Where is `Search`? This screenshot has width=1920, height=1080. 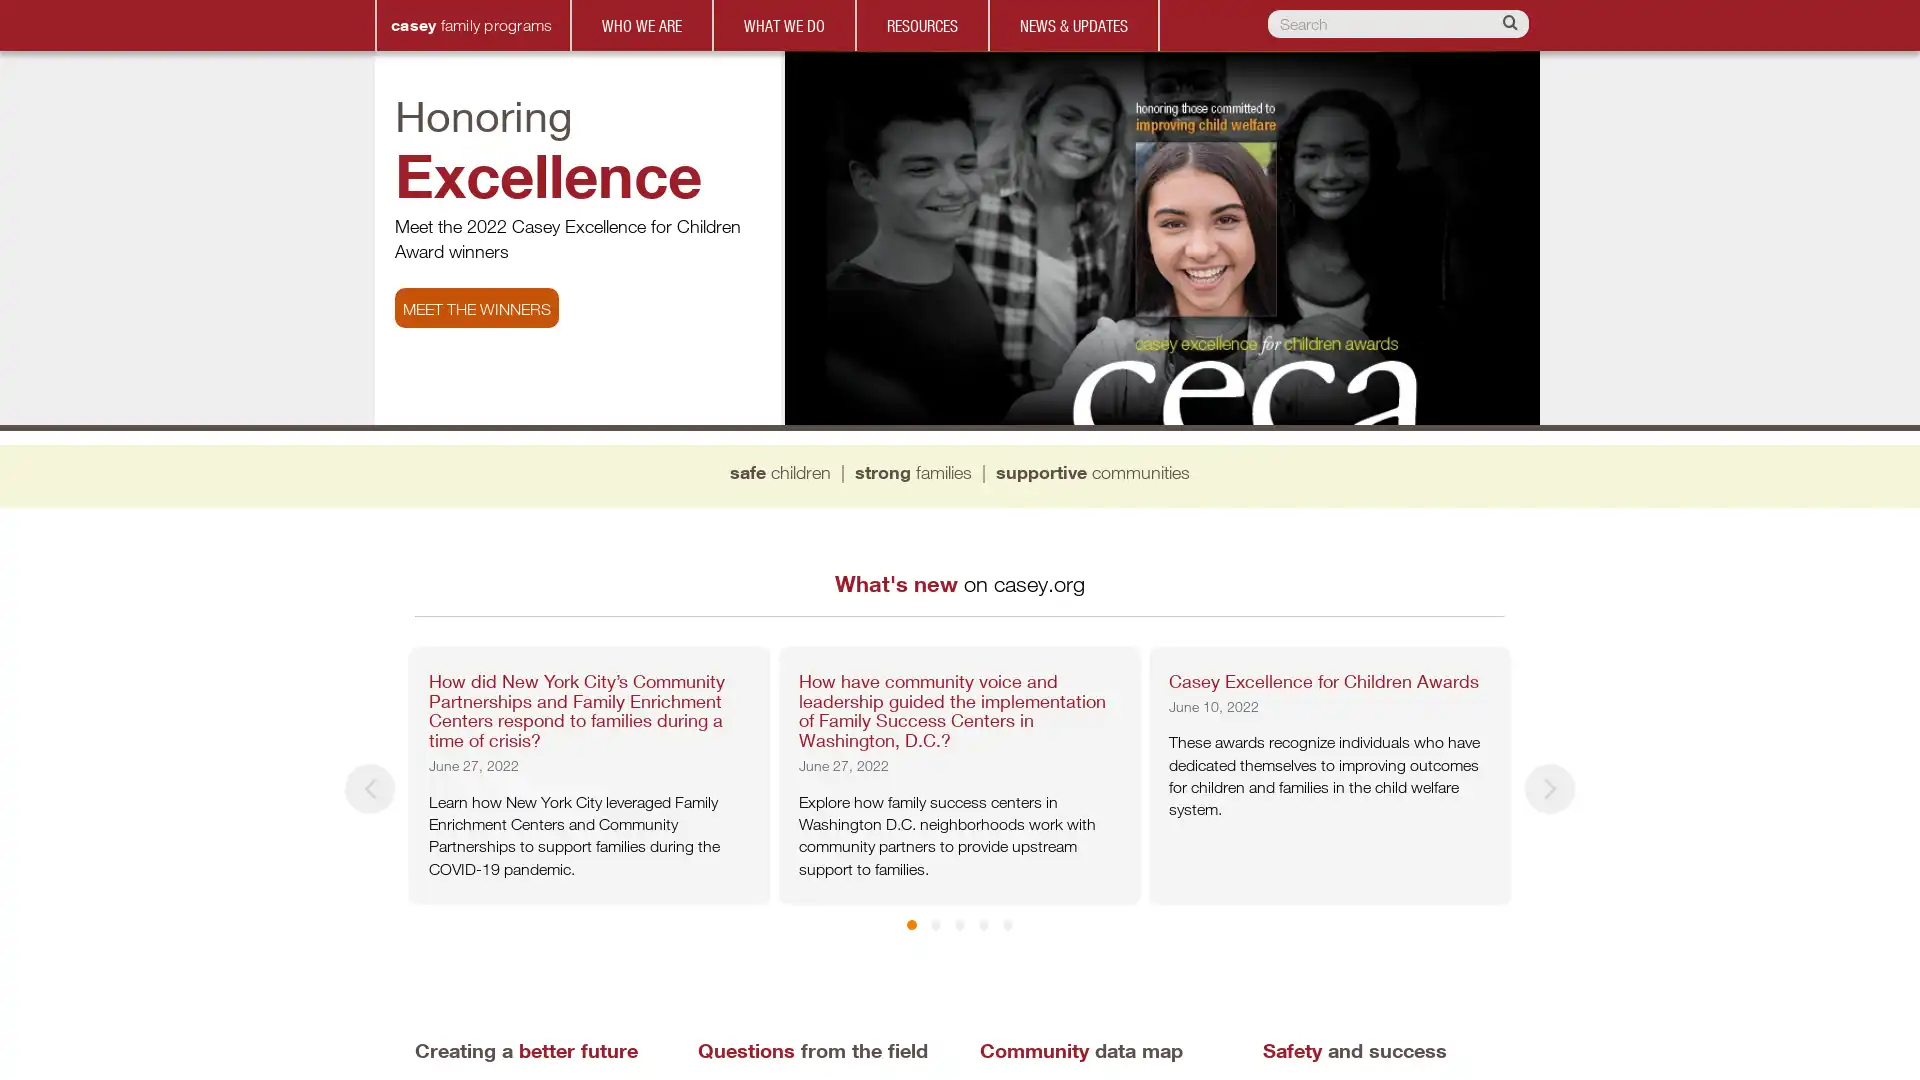
Search is located at coordinates (1511, 23).